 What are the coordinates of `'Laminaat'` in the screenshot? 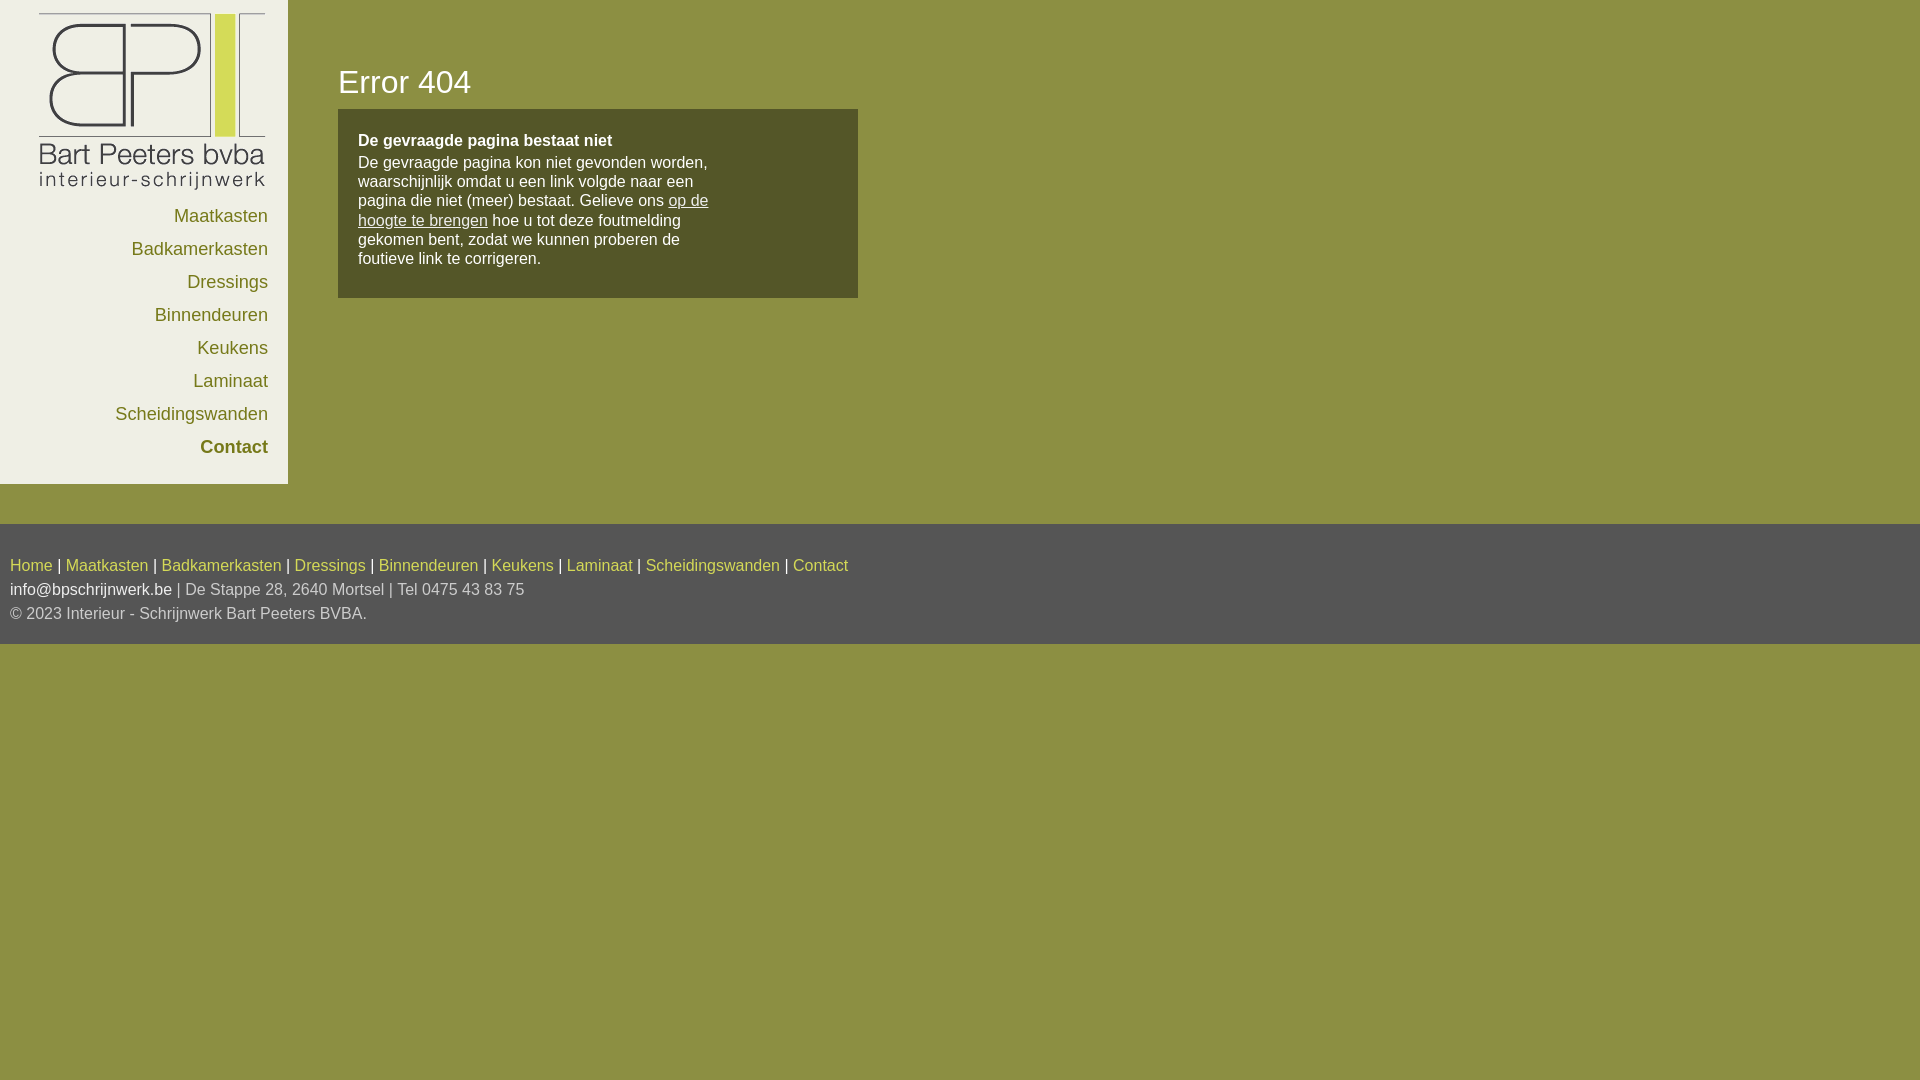 It's located at (599, 565).